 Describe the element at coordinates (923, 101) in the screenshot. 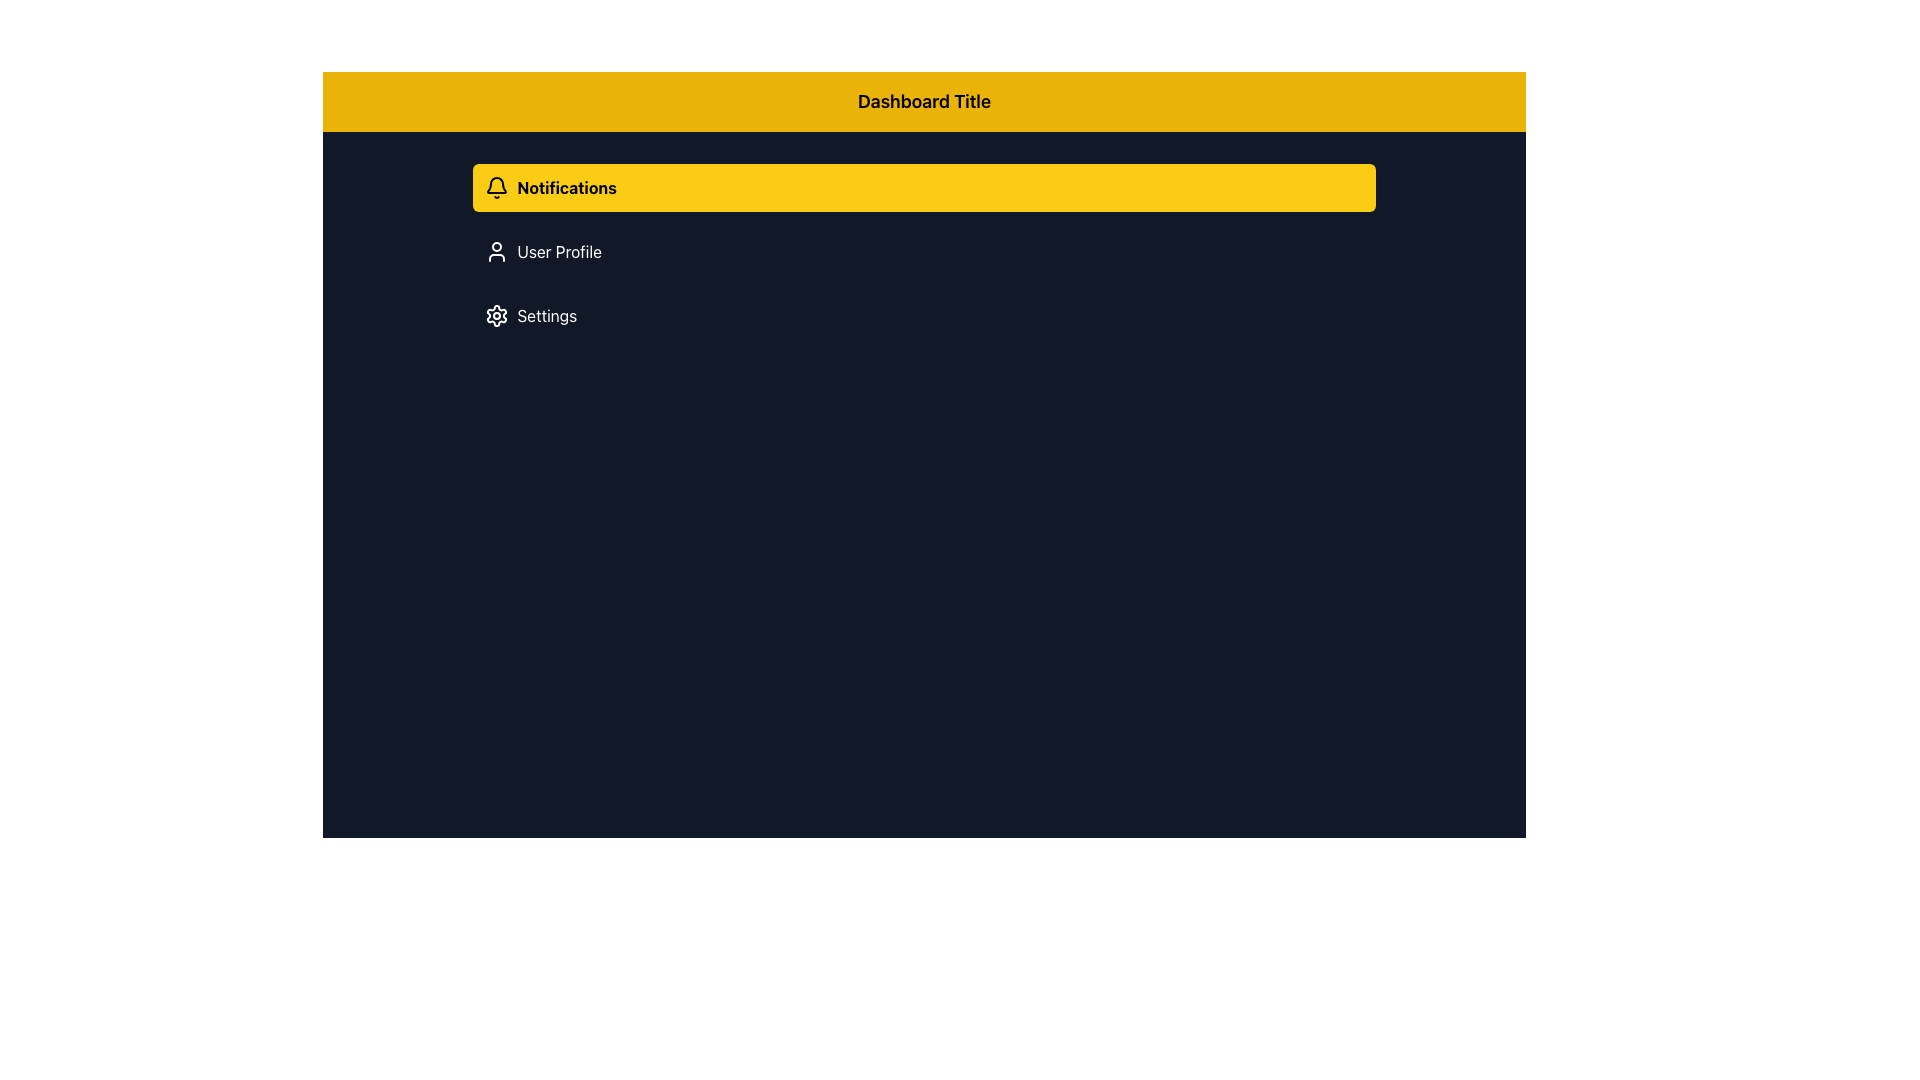

I see `the text label displaying 'Dashboard Title' which is styled with a large, bold font and located in the yellow banner at the top of the interface` at that location.